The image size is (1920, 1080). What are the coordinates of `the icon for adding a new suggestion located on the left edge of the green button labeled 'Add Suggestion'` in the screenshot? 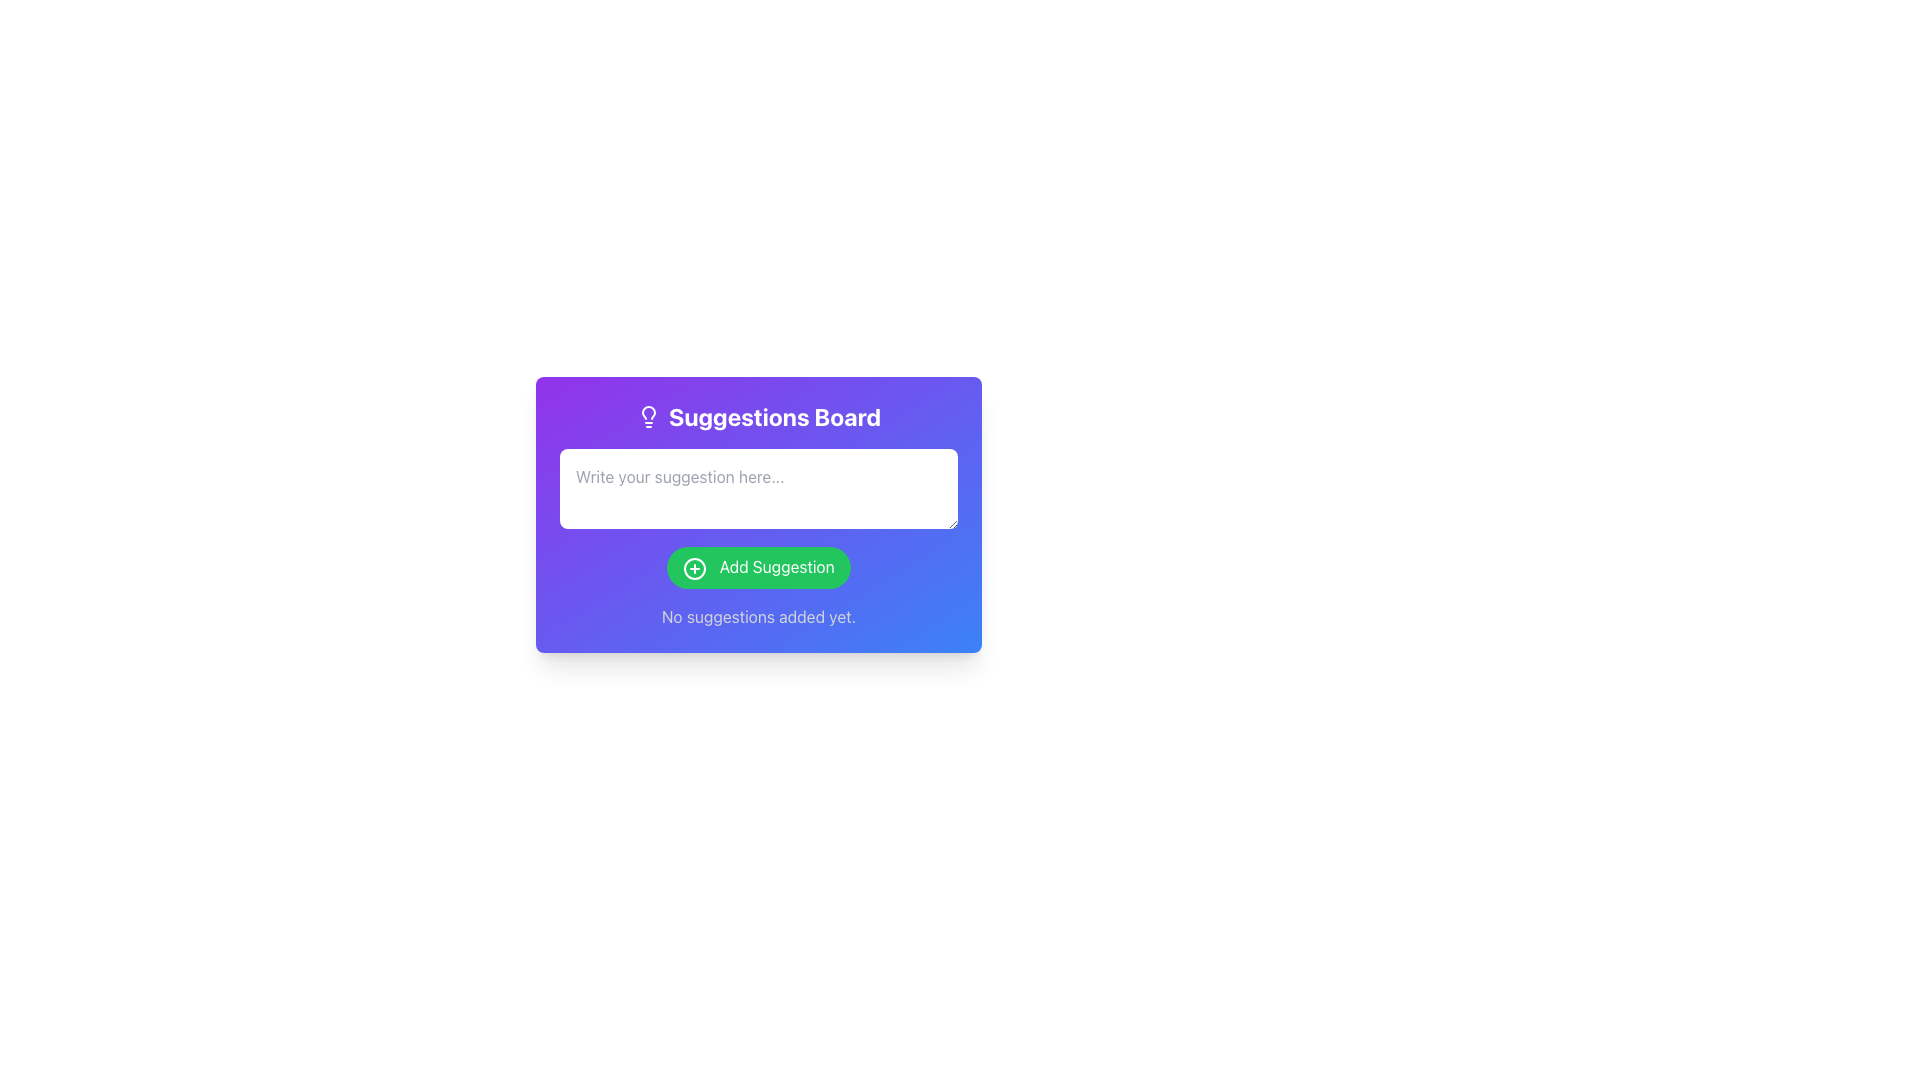 It's located at (695, 568).